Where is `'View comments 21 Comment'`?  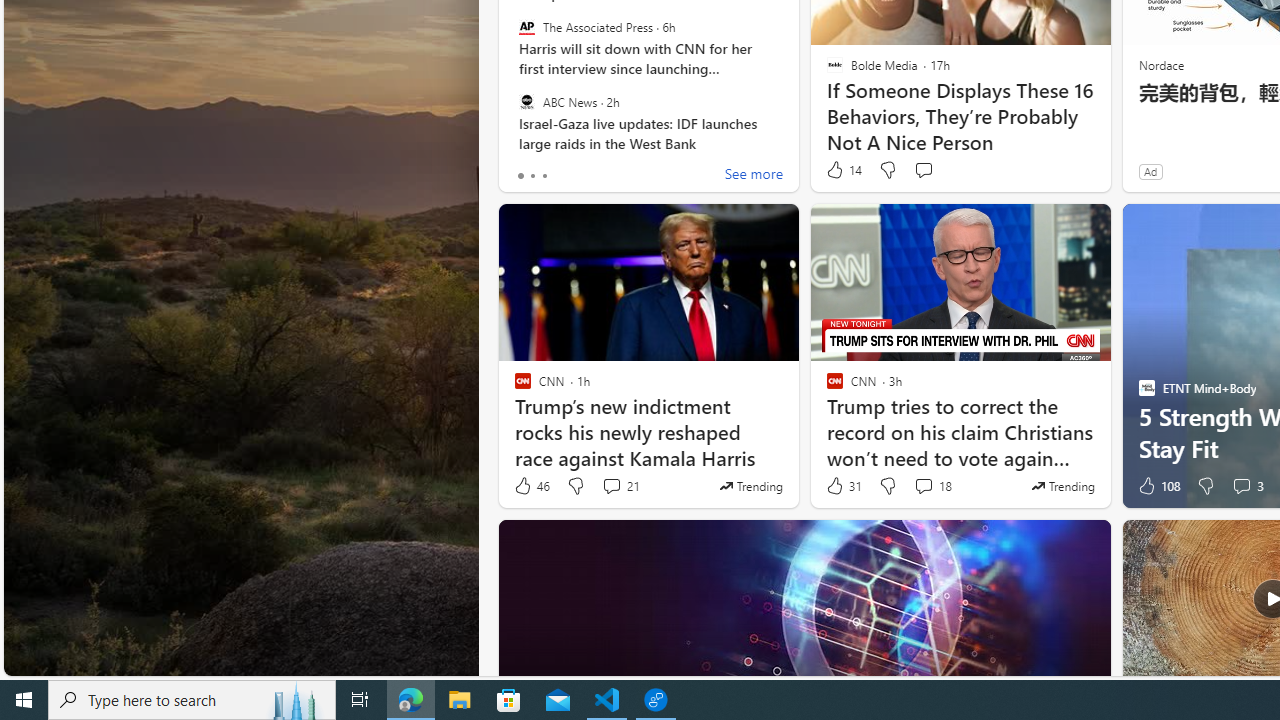 'View comments 21 Comment' is located at coordinates (610, 486).